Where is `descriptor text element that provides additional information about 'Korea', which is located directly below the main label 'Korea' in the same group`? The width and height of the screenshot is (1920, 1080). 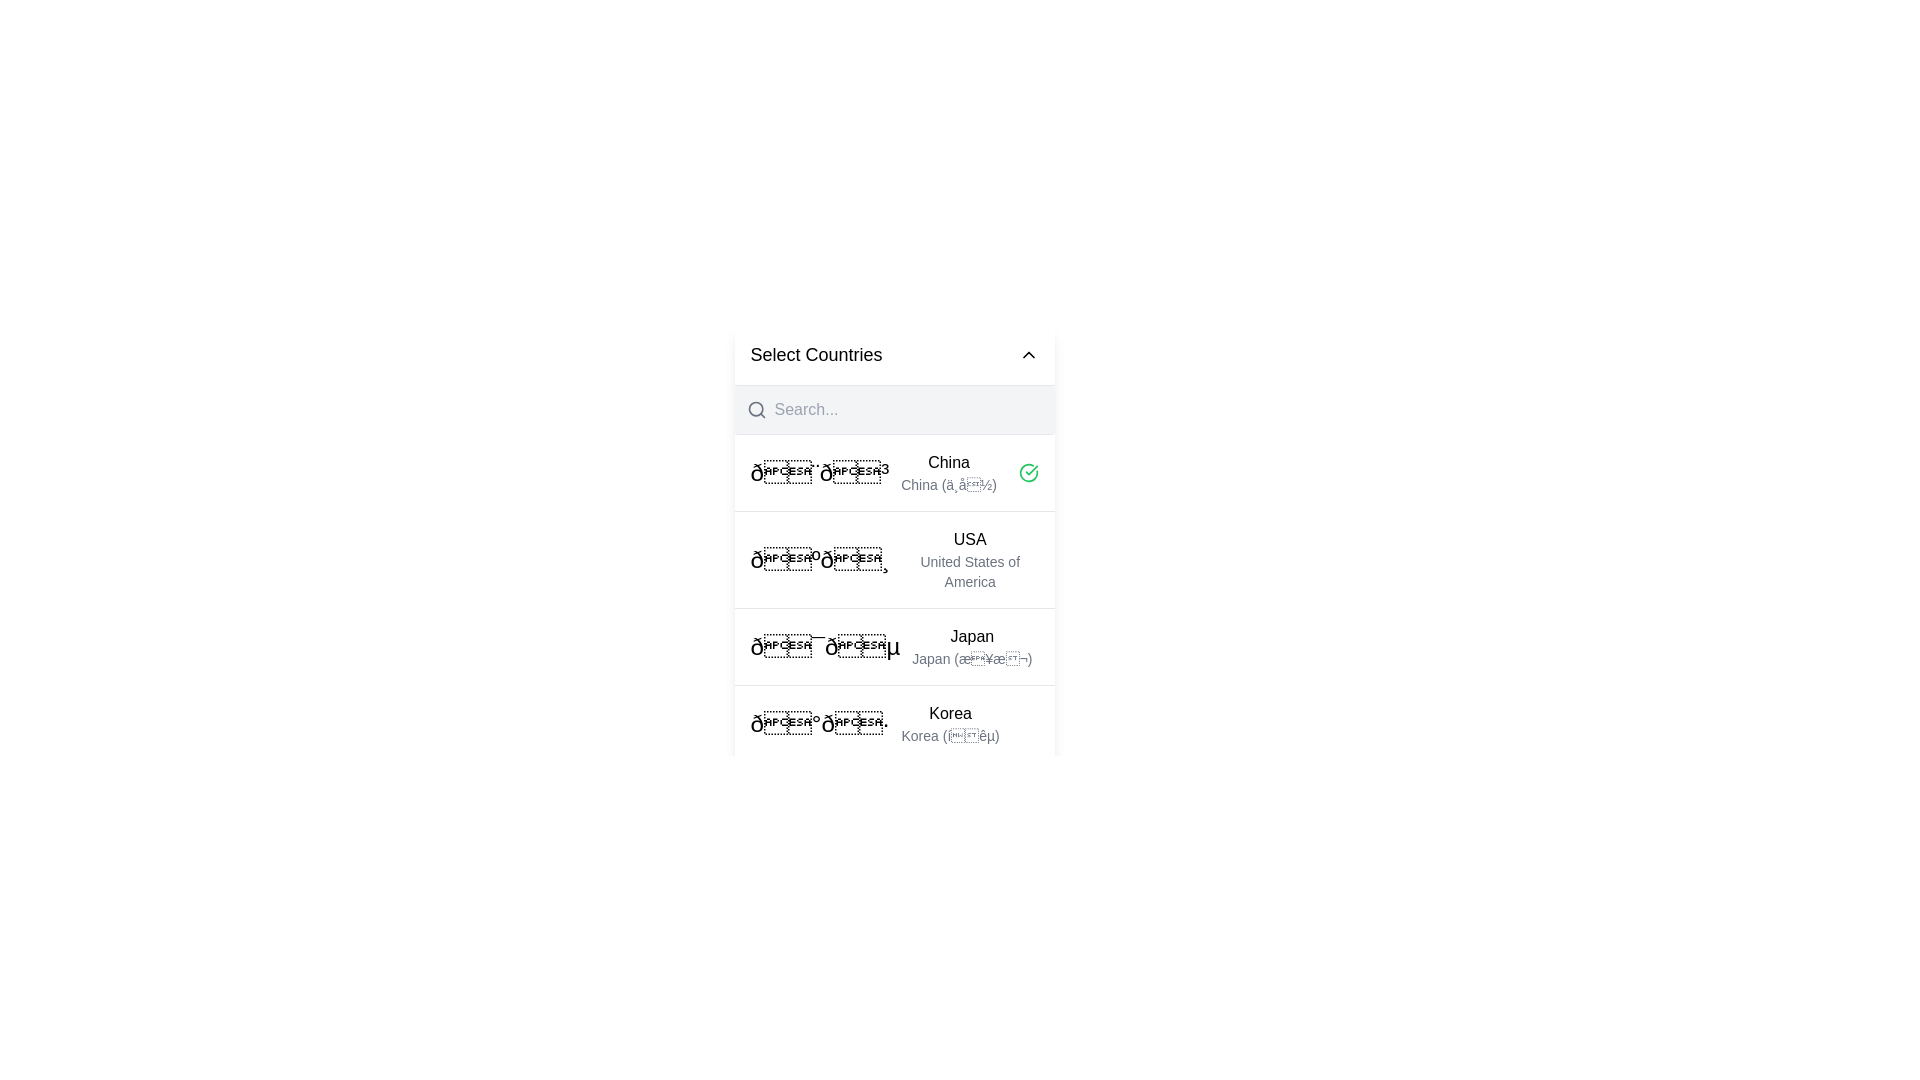
descriptor text element that provides additional information about 'Korea', which is located directly below the main label 'Korea' in the same group is located at coordinates (949, 736).